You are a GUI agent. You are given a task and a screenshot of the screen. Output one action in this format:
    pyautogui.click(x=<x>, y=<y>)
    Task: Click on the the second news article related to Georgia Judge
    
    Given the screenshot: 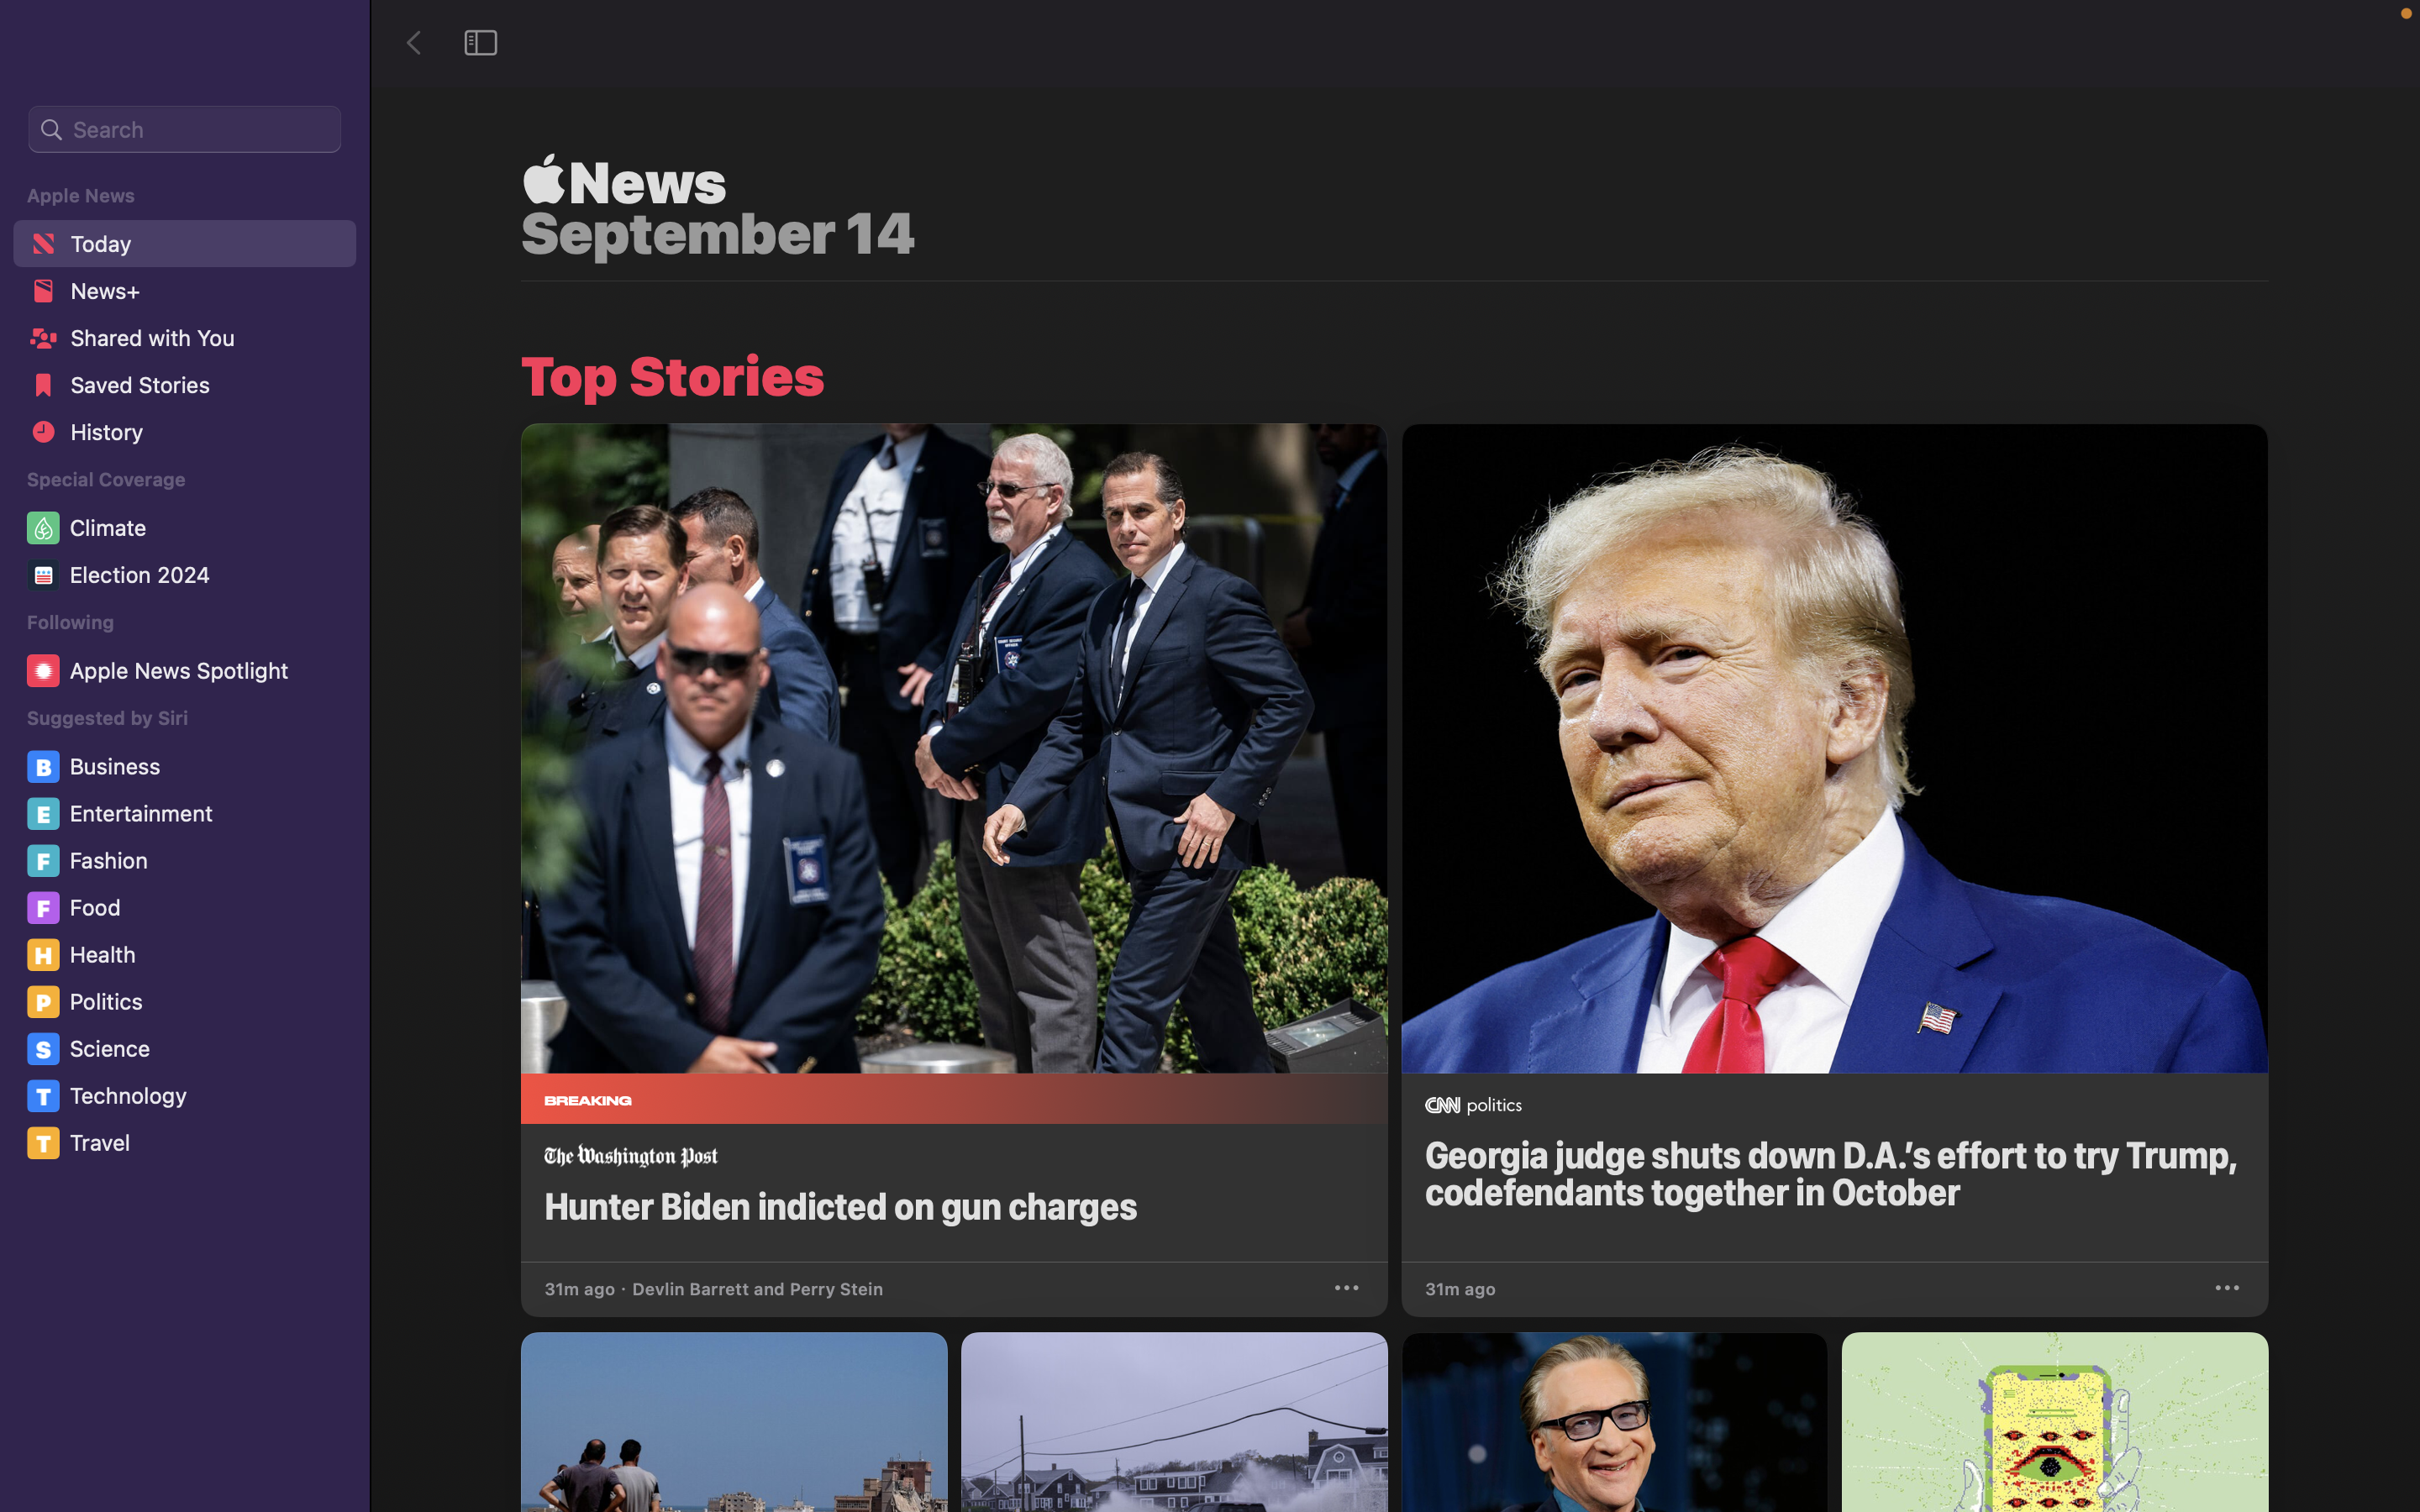 What is the action you would take?
    pyautogui.click(x=1833, y=842)
    